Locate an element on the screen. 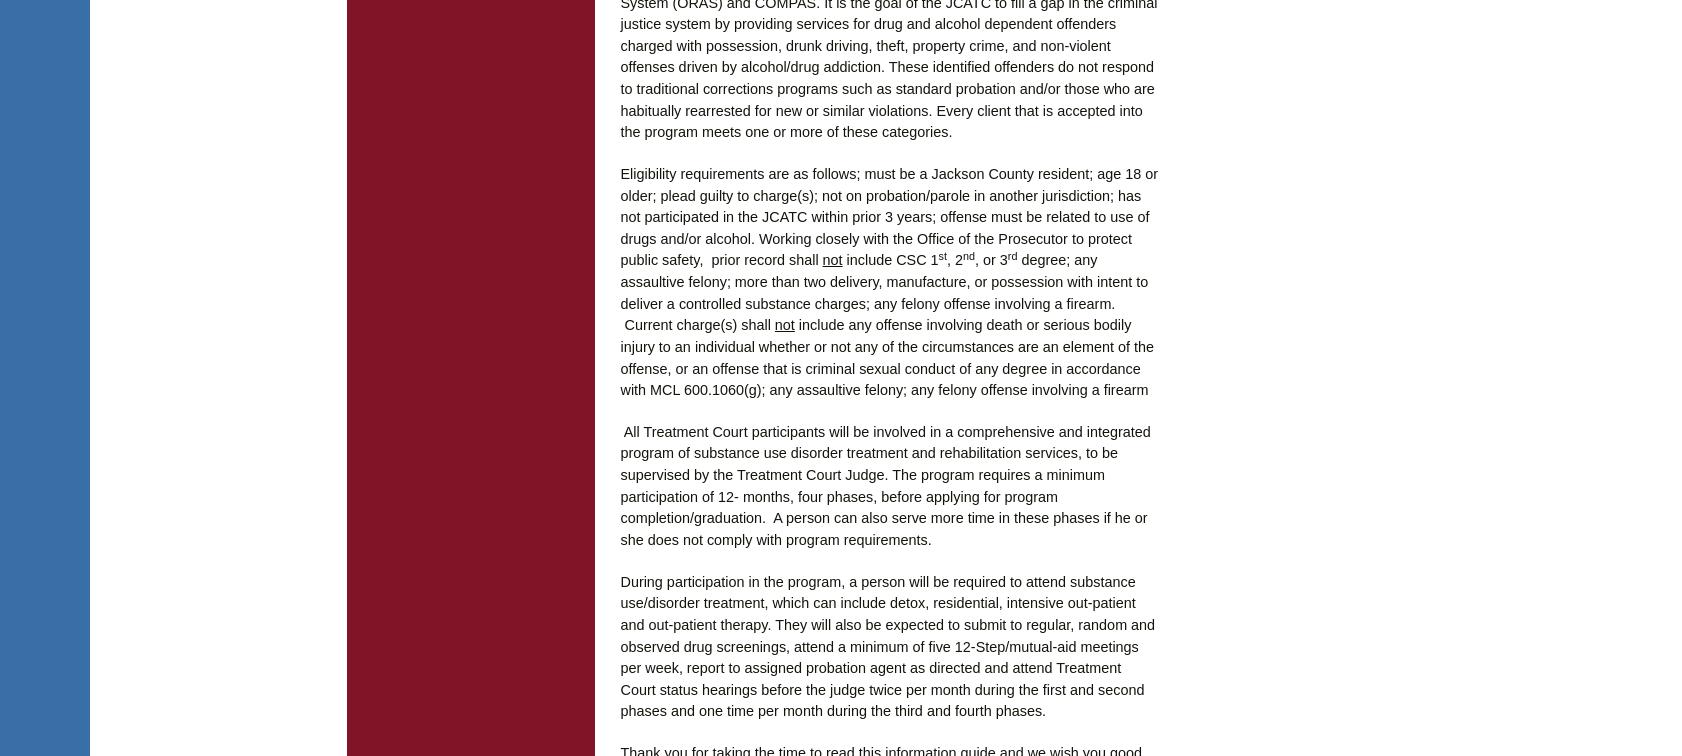 The image size is (1682, 756). 'include any offense involving death or serious bodily injury to an individual whether or not any of the circumstances are an element of the offense, or an offense that is criminal sexual conduct of any degree in accordance with MCL 600.1060(g); any assaultive felony; any felony offense involving a firearm' is located at coordinates (885, 357).